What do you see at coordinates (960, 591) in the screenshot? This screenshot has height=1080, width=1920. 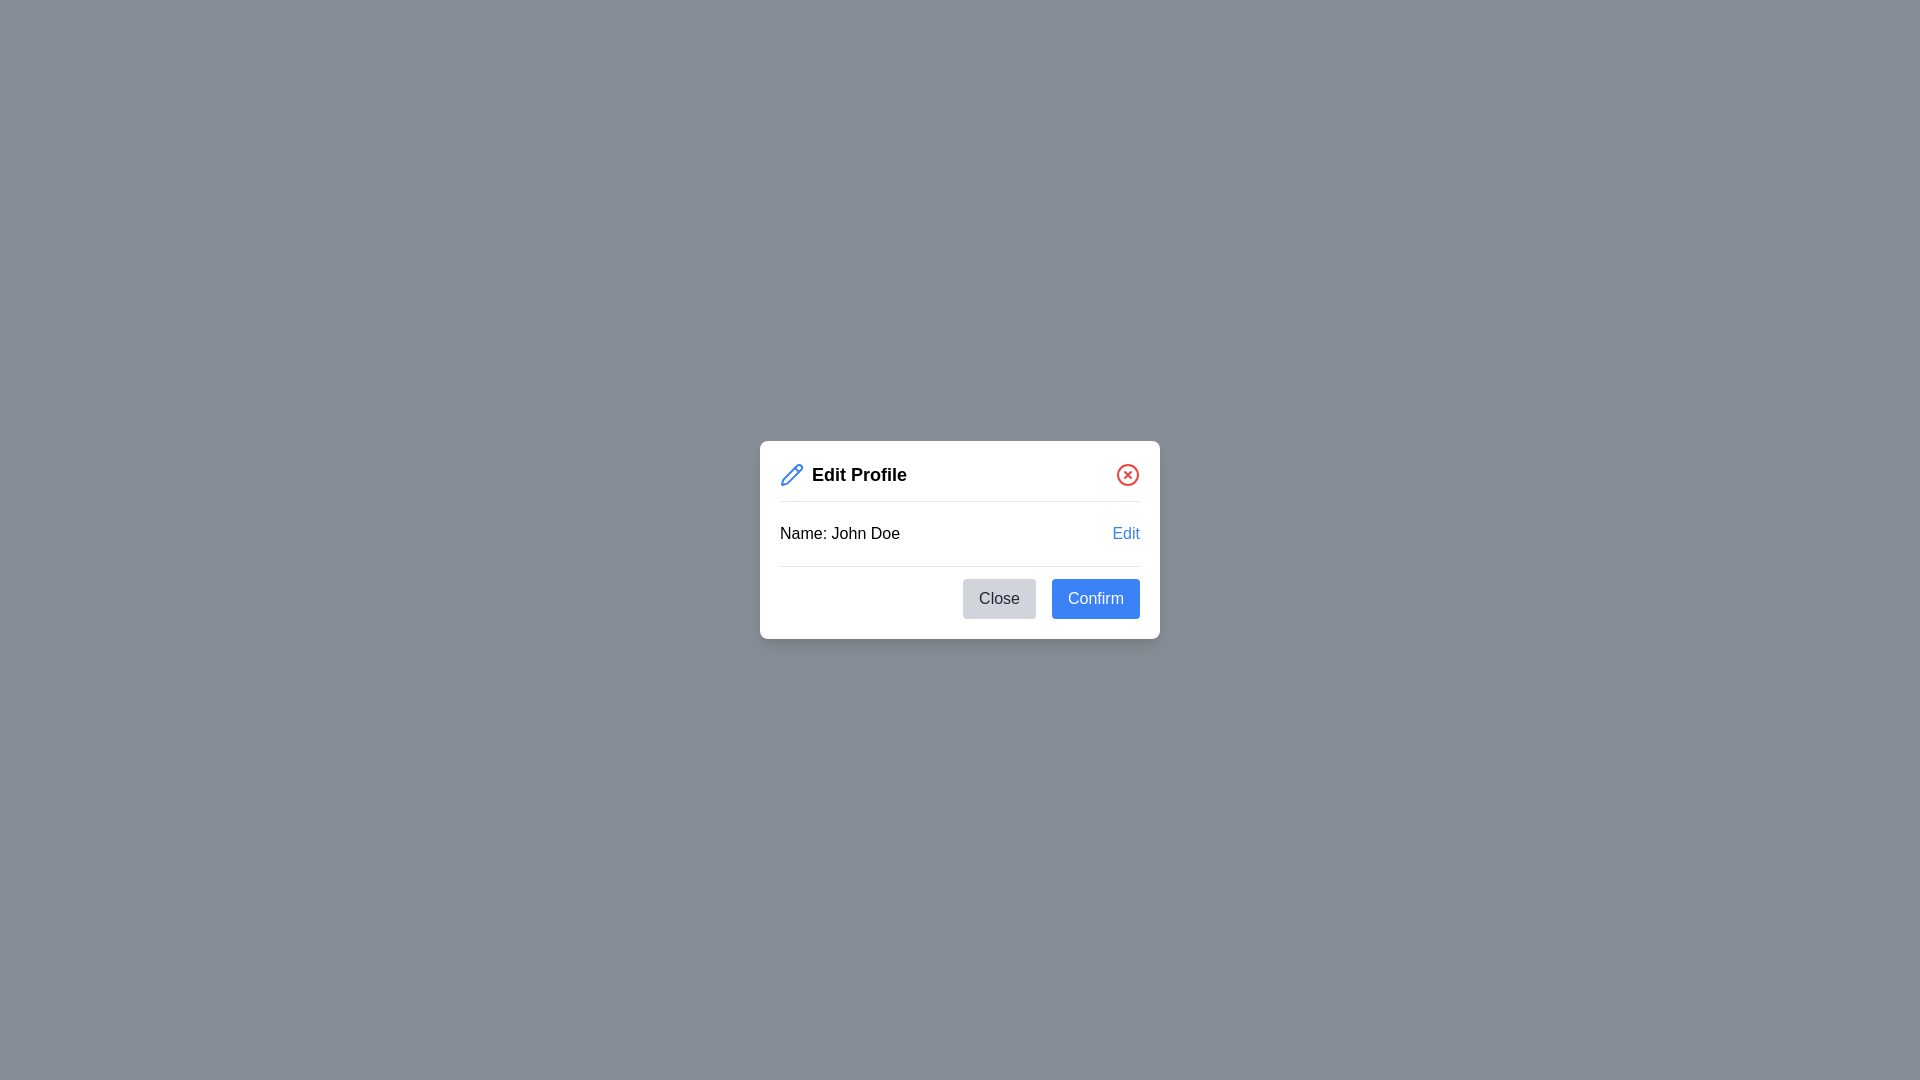 I see `the 'Close' button located at the bottom right of the modal interface` at bounding box center [960, 591].